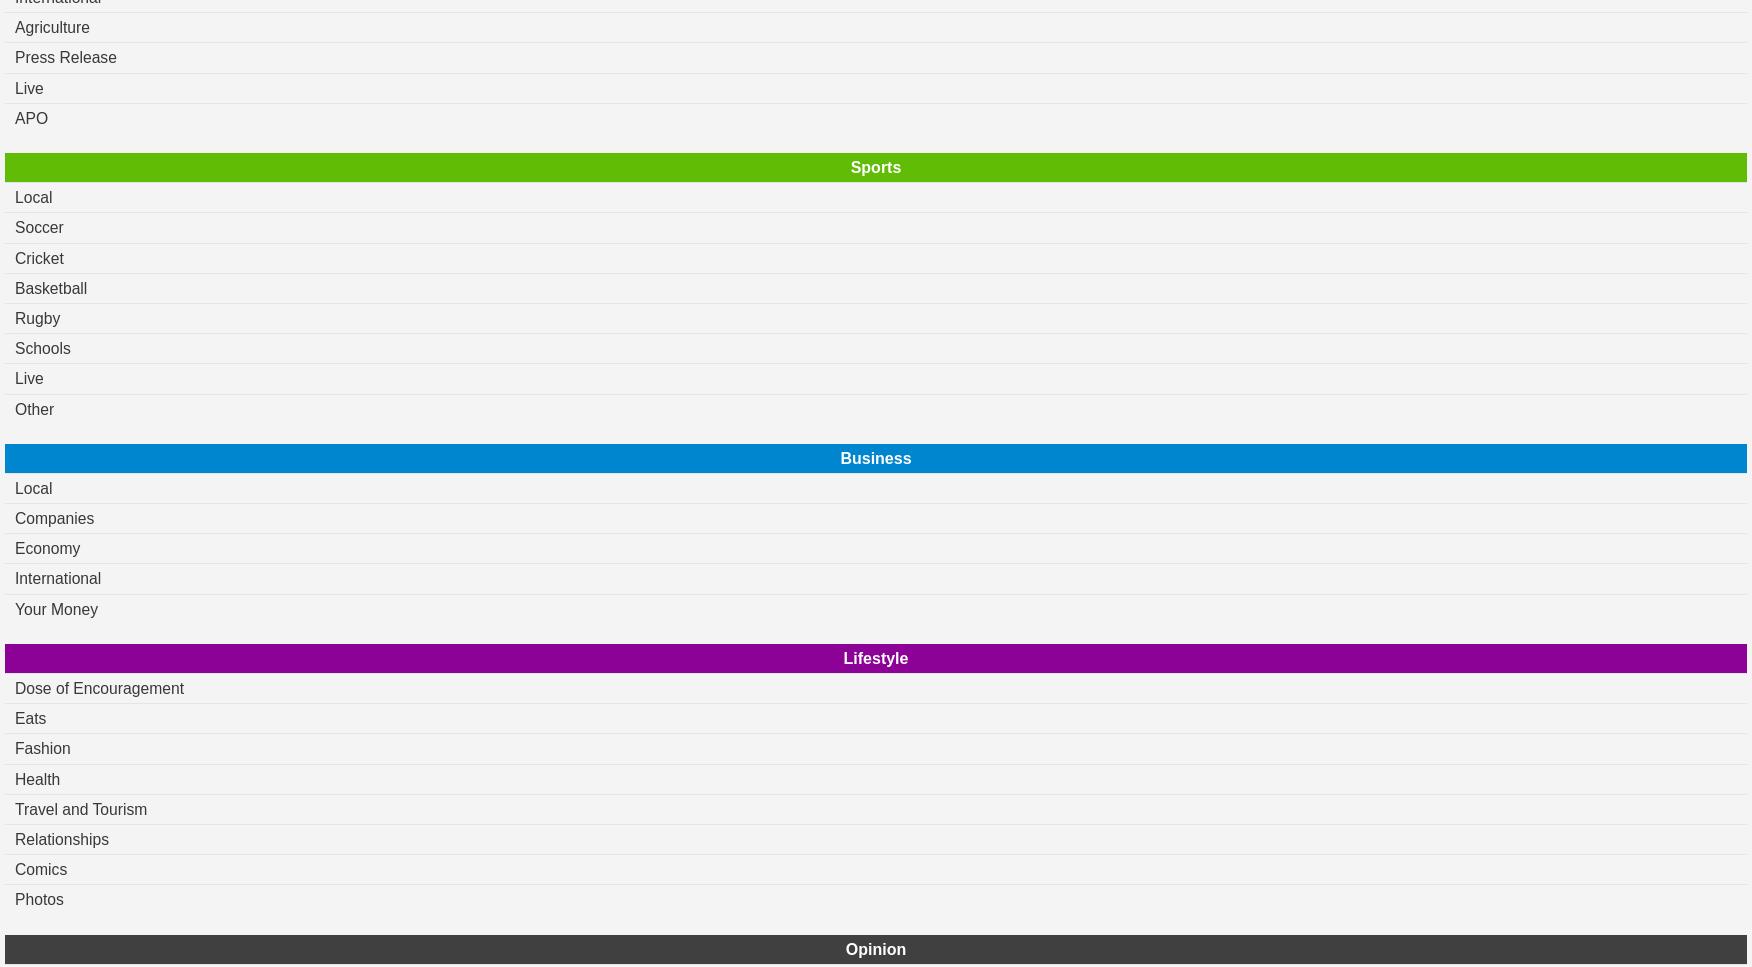 The image size is (1752, 967). I want to click on 'Your Money', so click(56, 608).